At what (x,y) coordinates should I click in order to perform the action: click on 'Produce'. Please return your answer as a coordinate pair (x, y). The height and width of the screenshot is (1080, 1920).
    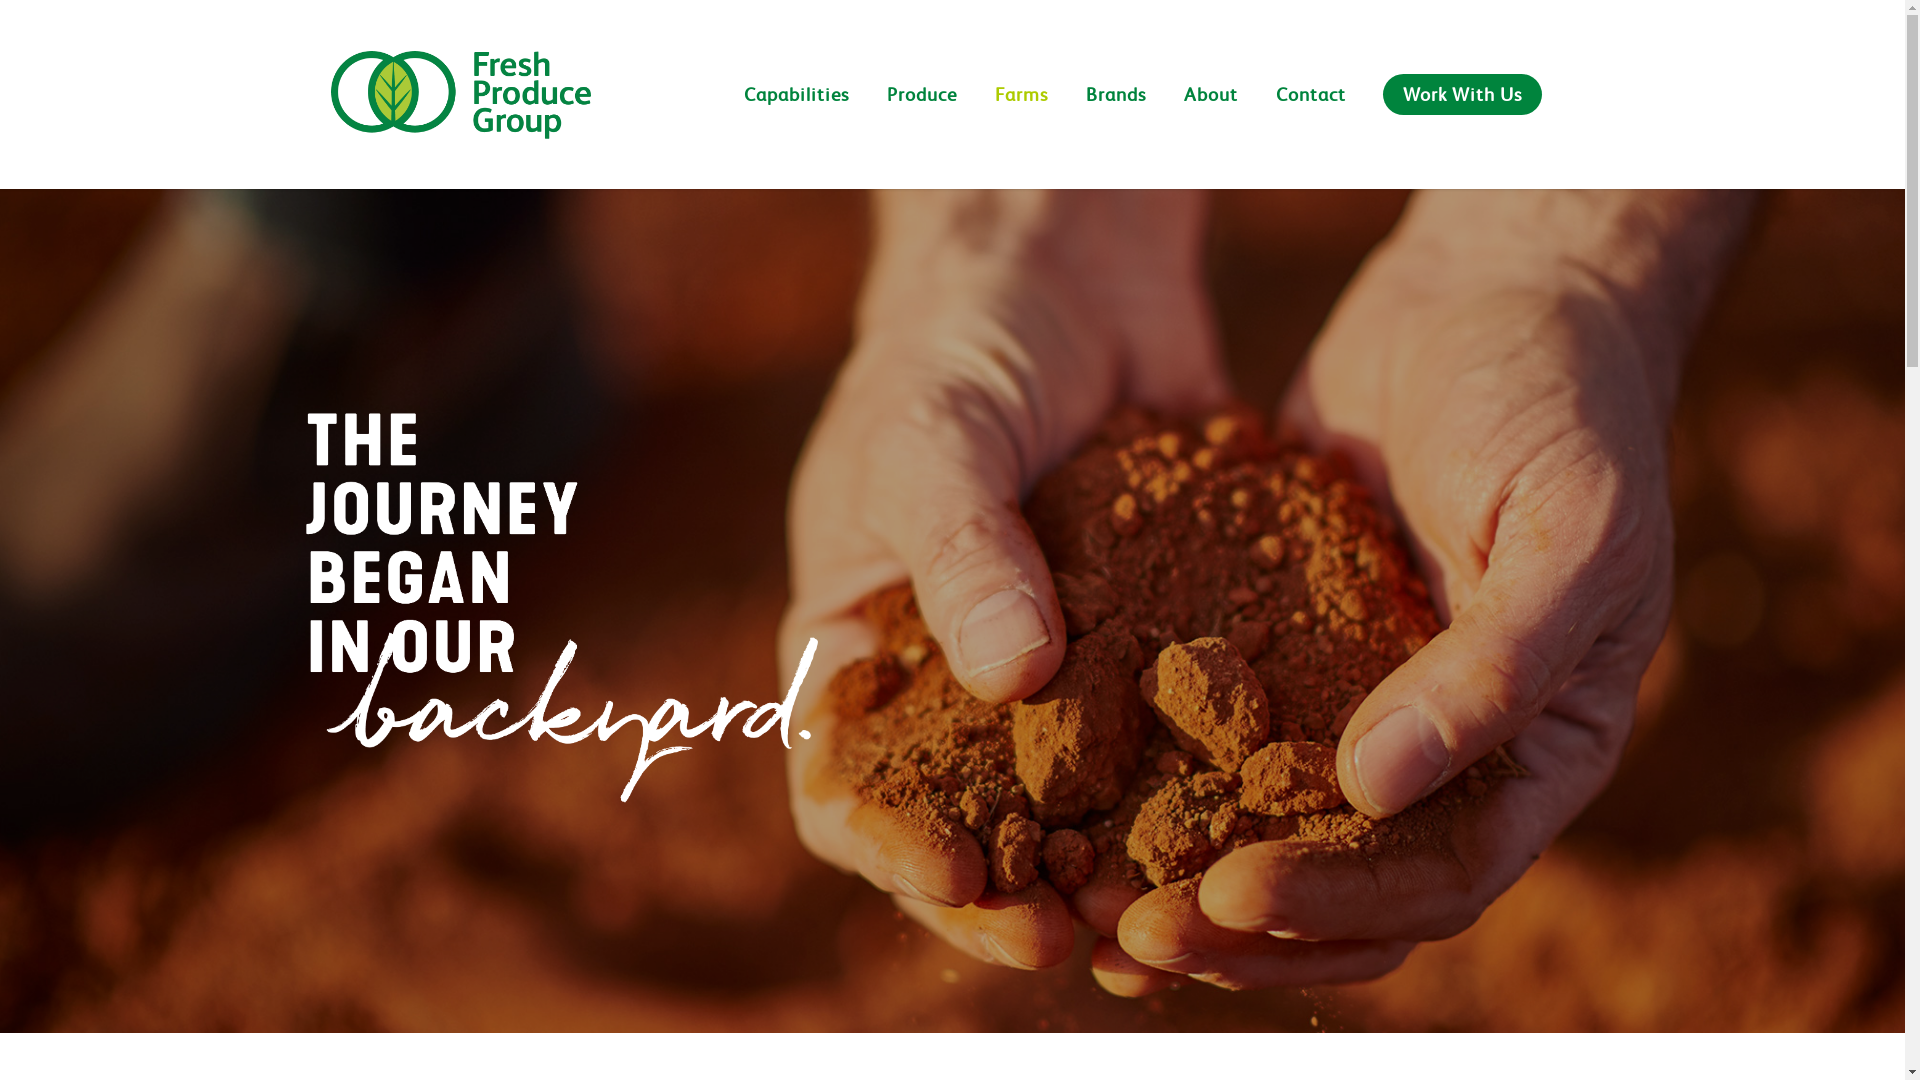
    Looking at the image, I should click on (920, 119).